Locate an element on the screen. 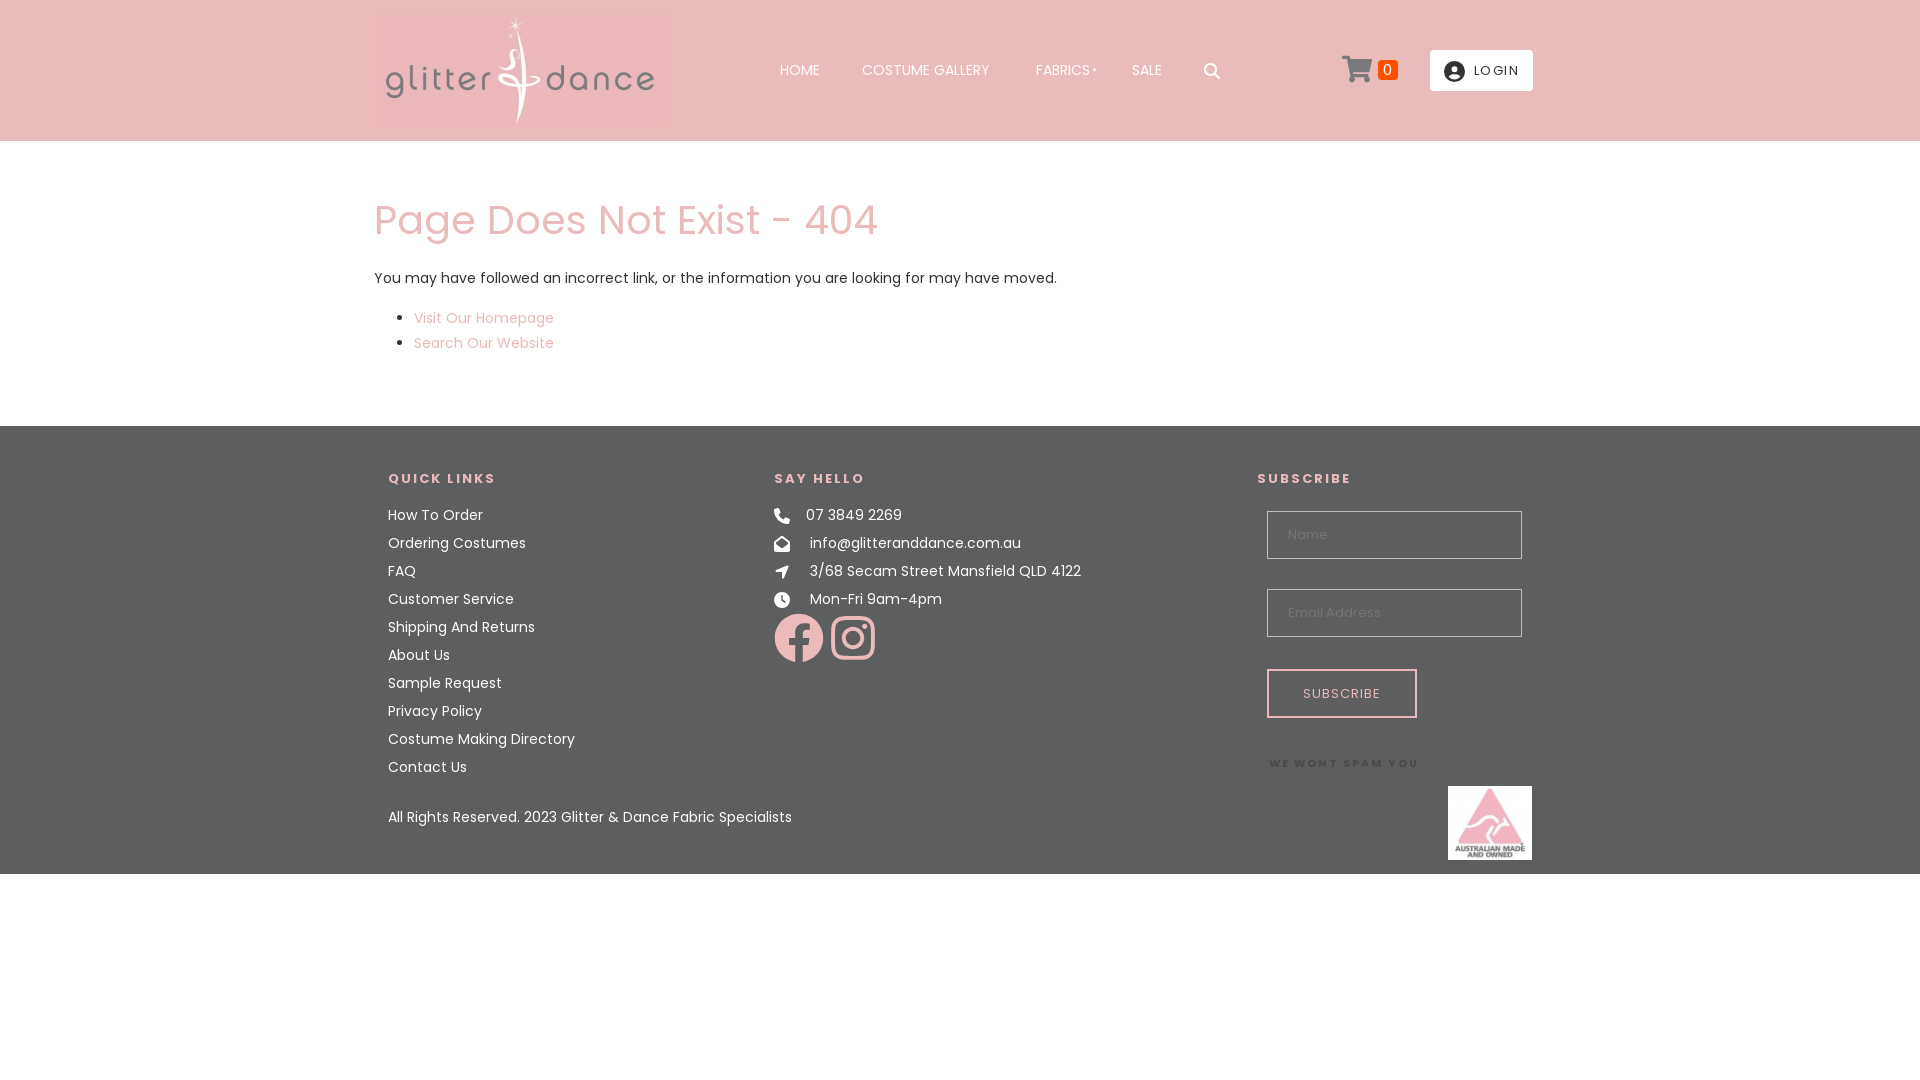 The height and width of the screenshot is (1080, 1920). 'SUBSCRIBE' is located at coordinates (1340, 692).